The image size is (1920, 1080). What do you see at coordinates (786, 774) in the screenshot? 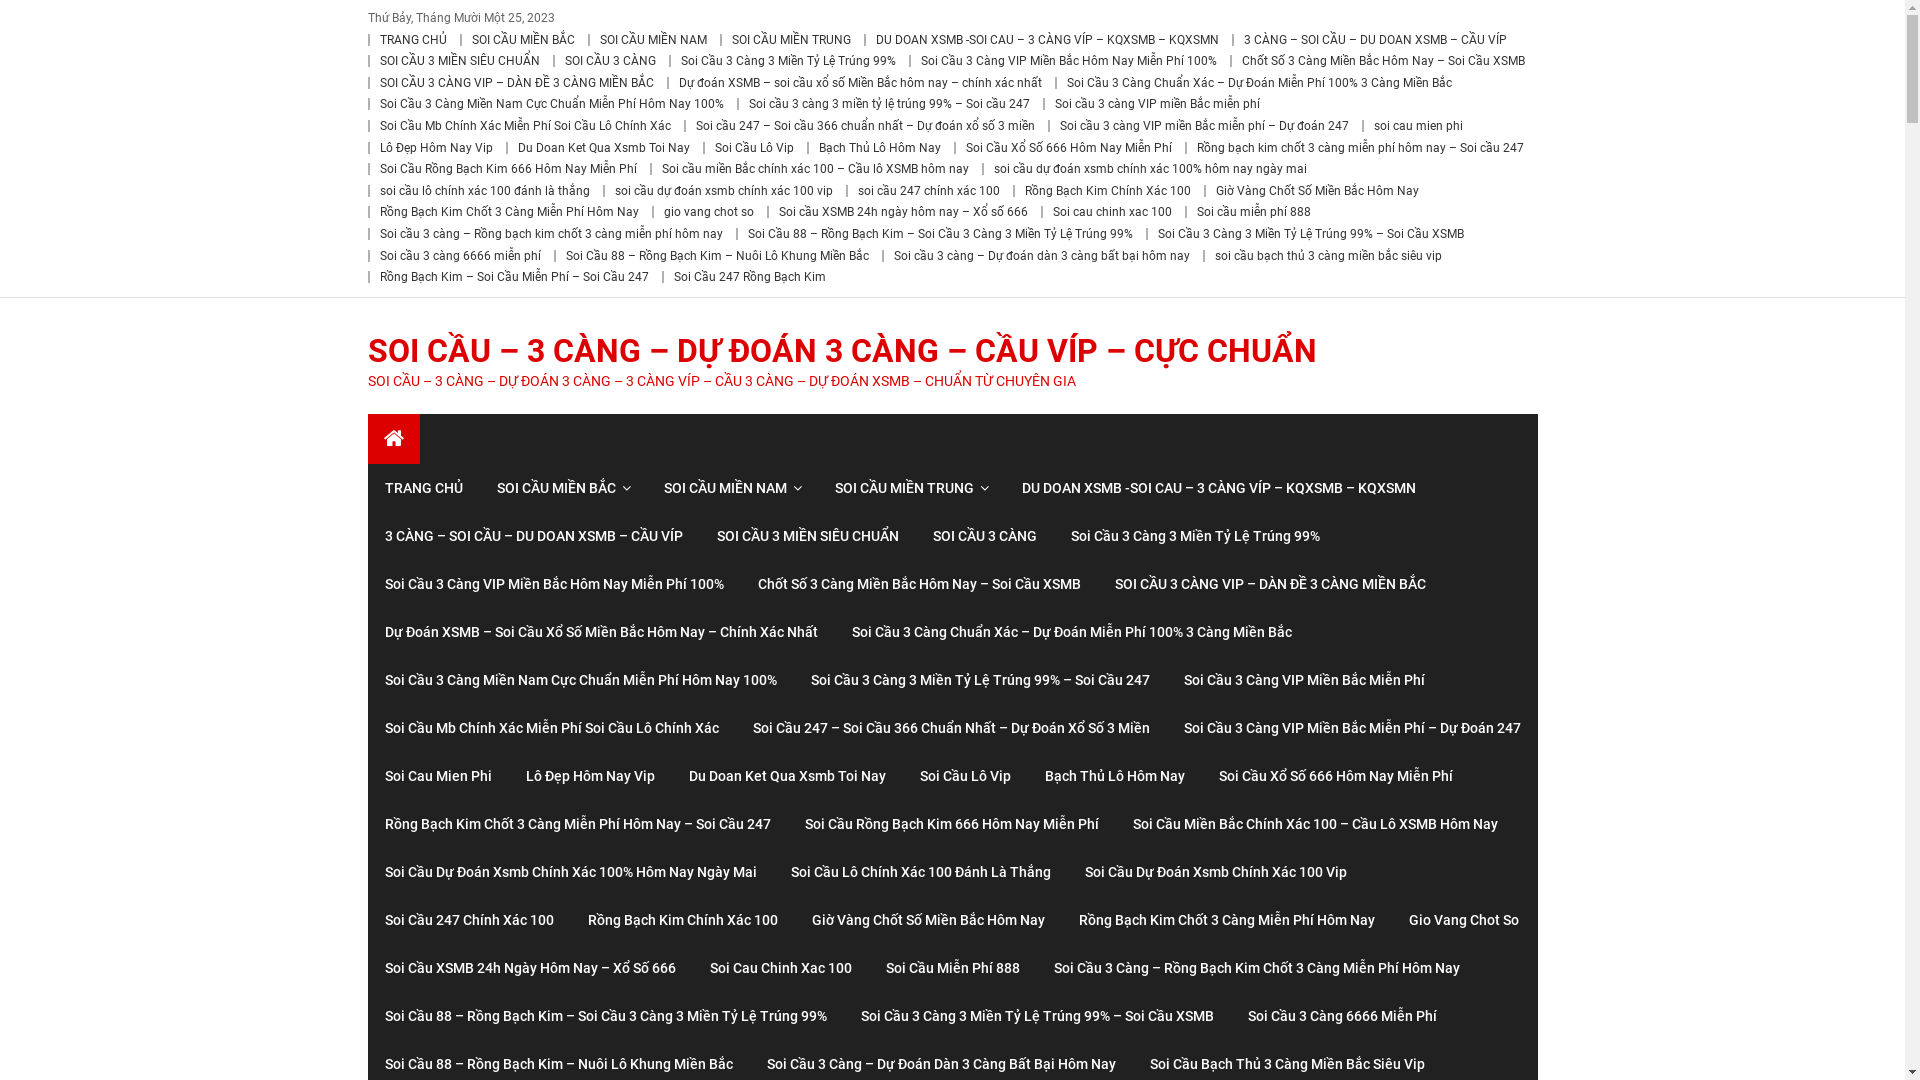
I see `'Du Doan Ket Qua Xsmb Toi Nay'` at bounding box center [786, 774].